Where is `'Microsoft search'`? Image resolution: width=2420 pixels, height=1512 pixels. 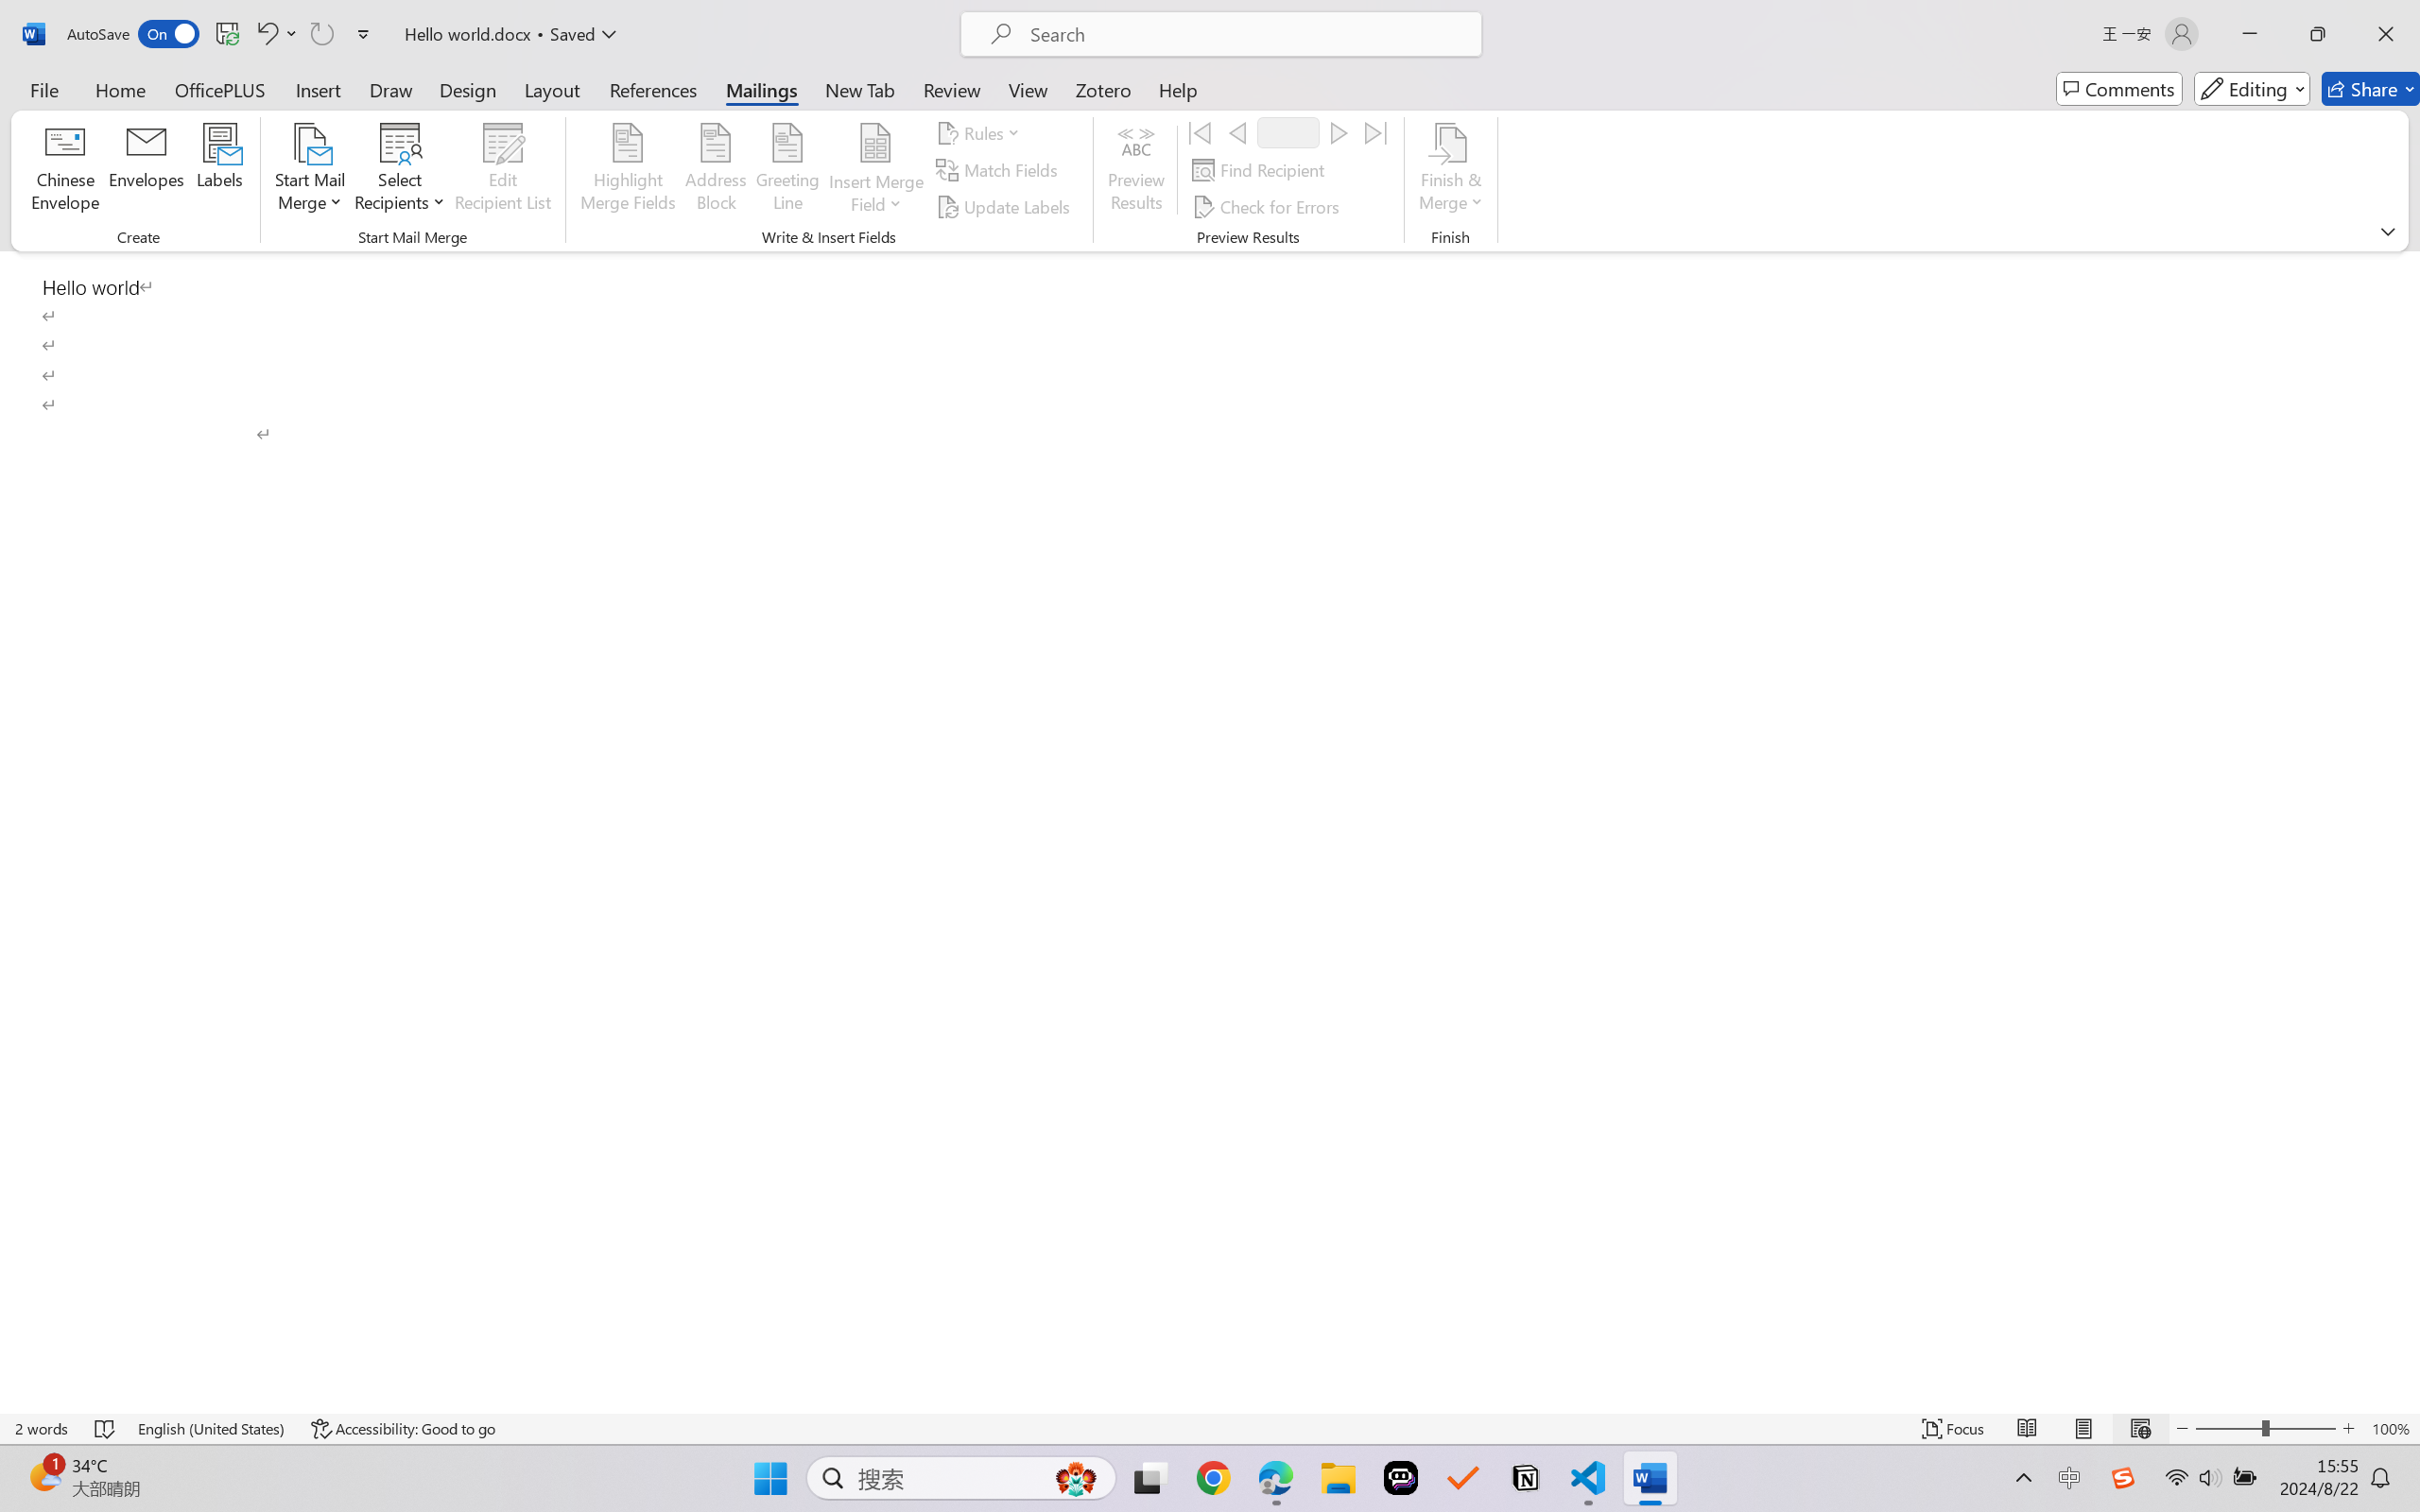
'Microsoft search' is located at coordinates (1246, 33).